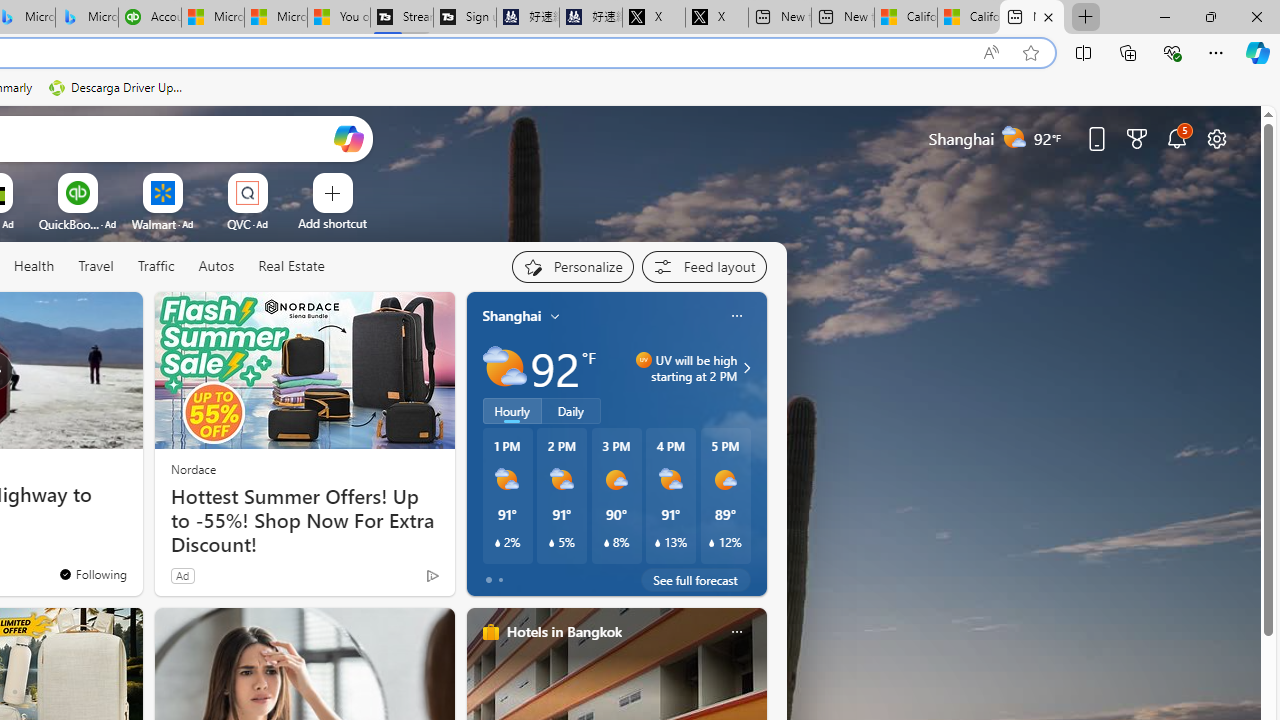 The image size is (1280, 720). What do you see at coordinates (555, 315) in the screenshot?
I see `'My location'` at bounding box center [555, 315].